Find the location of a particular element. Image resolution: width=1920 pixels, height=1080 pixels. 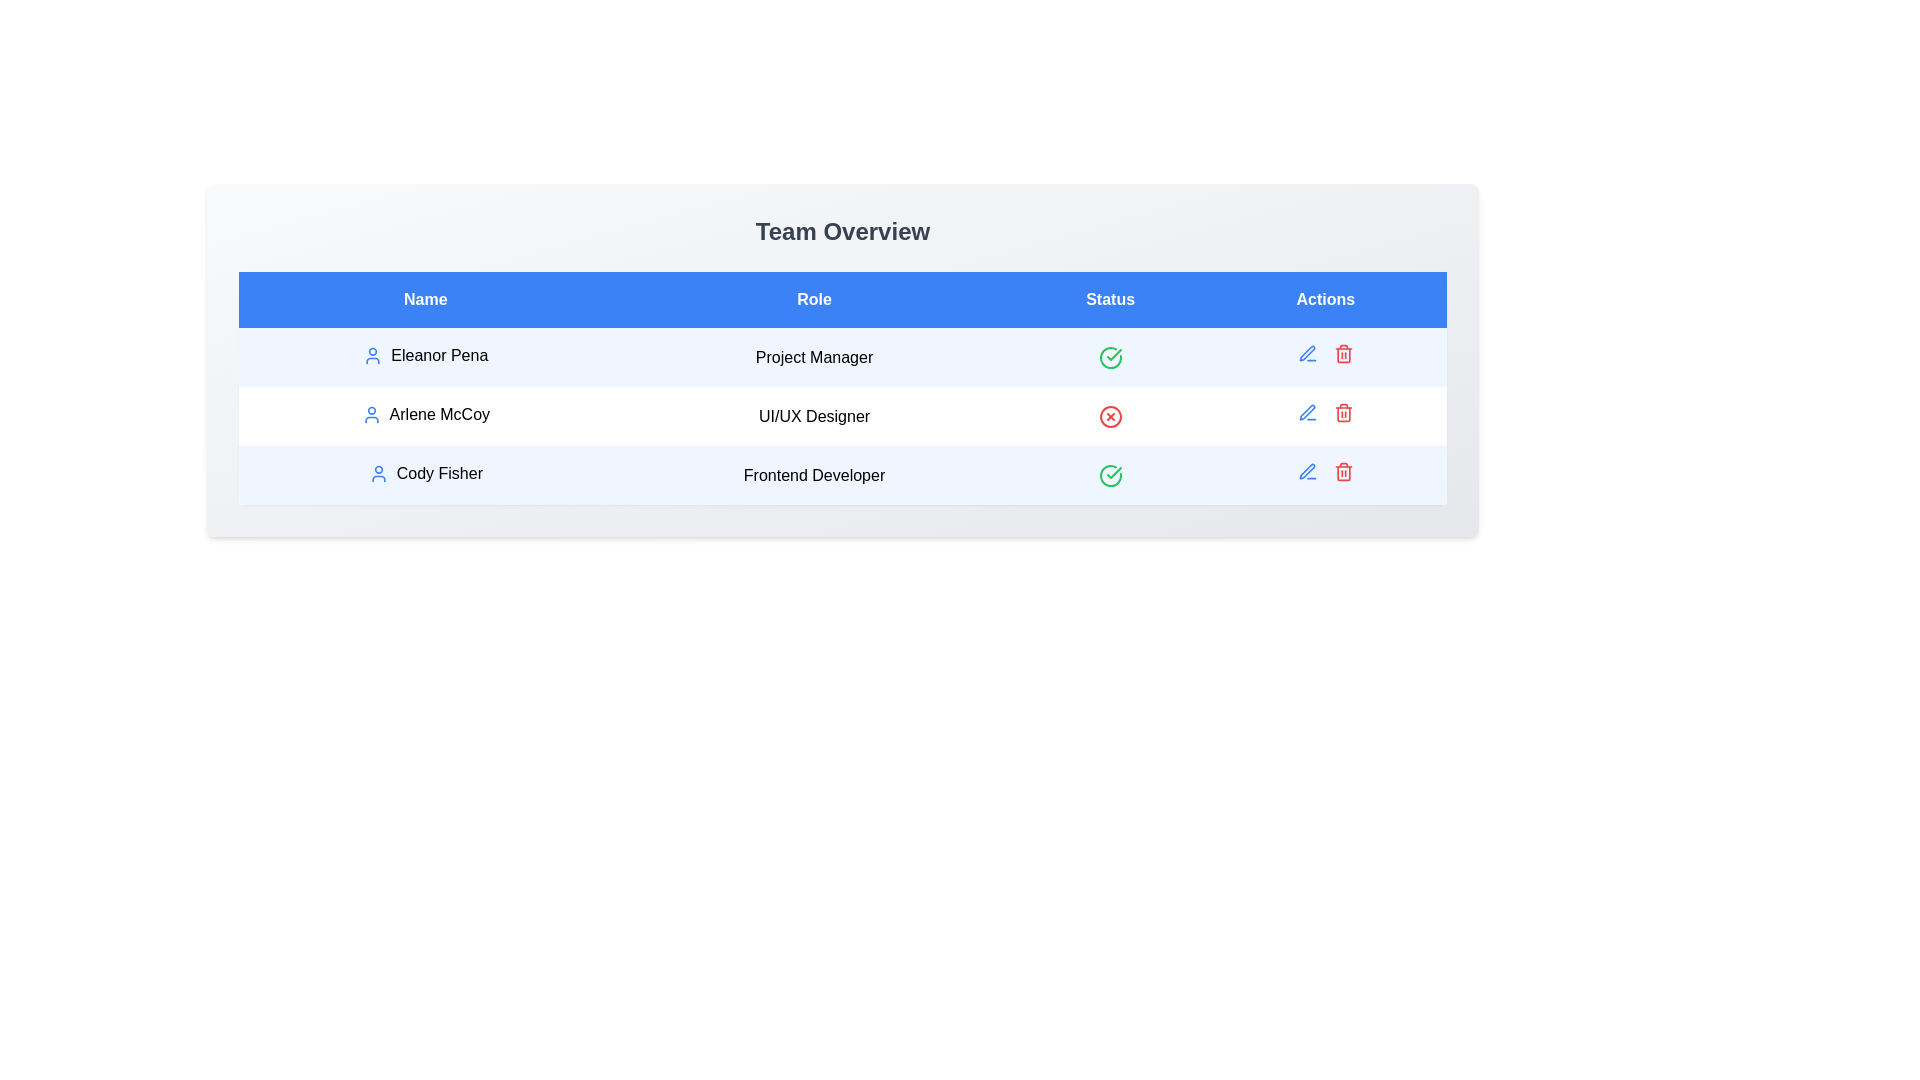

the icon button resembling an angled pen located at the rightmost side of the second row in the actions column is located at coordinates (1306, 352).